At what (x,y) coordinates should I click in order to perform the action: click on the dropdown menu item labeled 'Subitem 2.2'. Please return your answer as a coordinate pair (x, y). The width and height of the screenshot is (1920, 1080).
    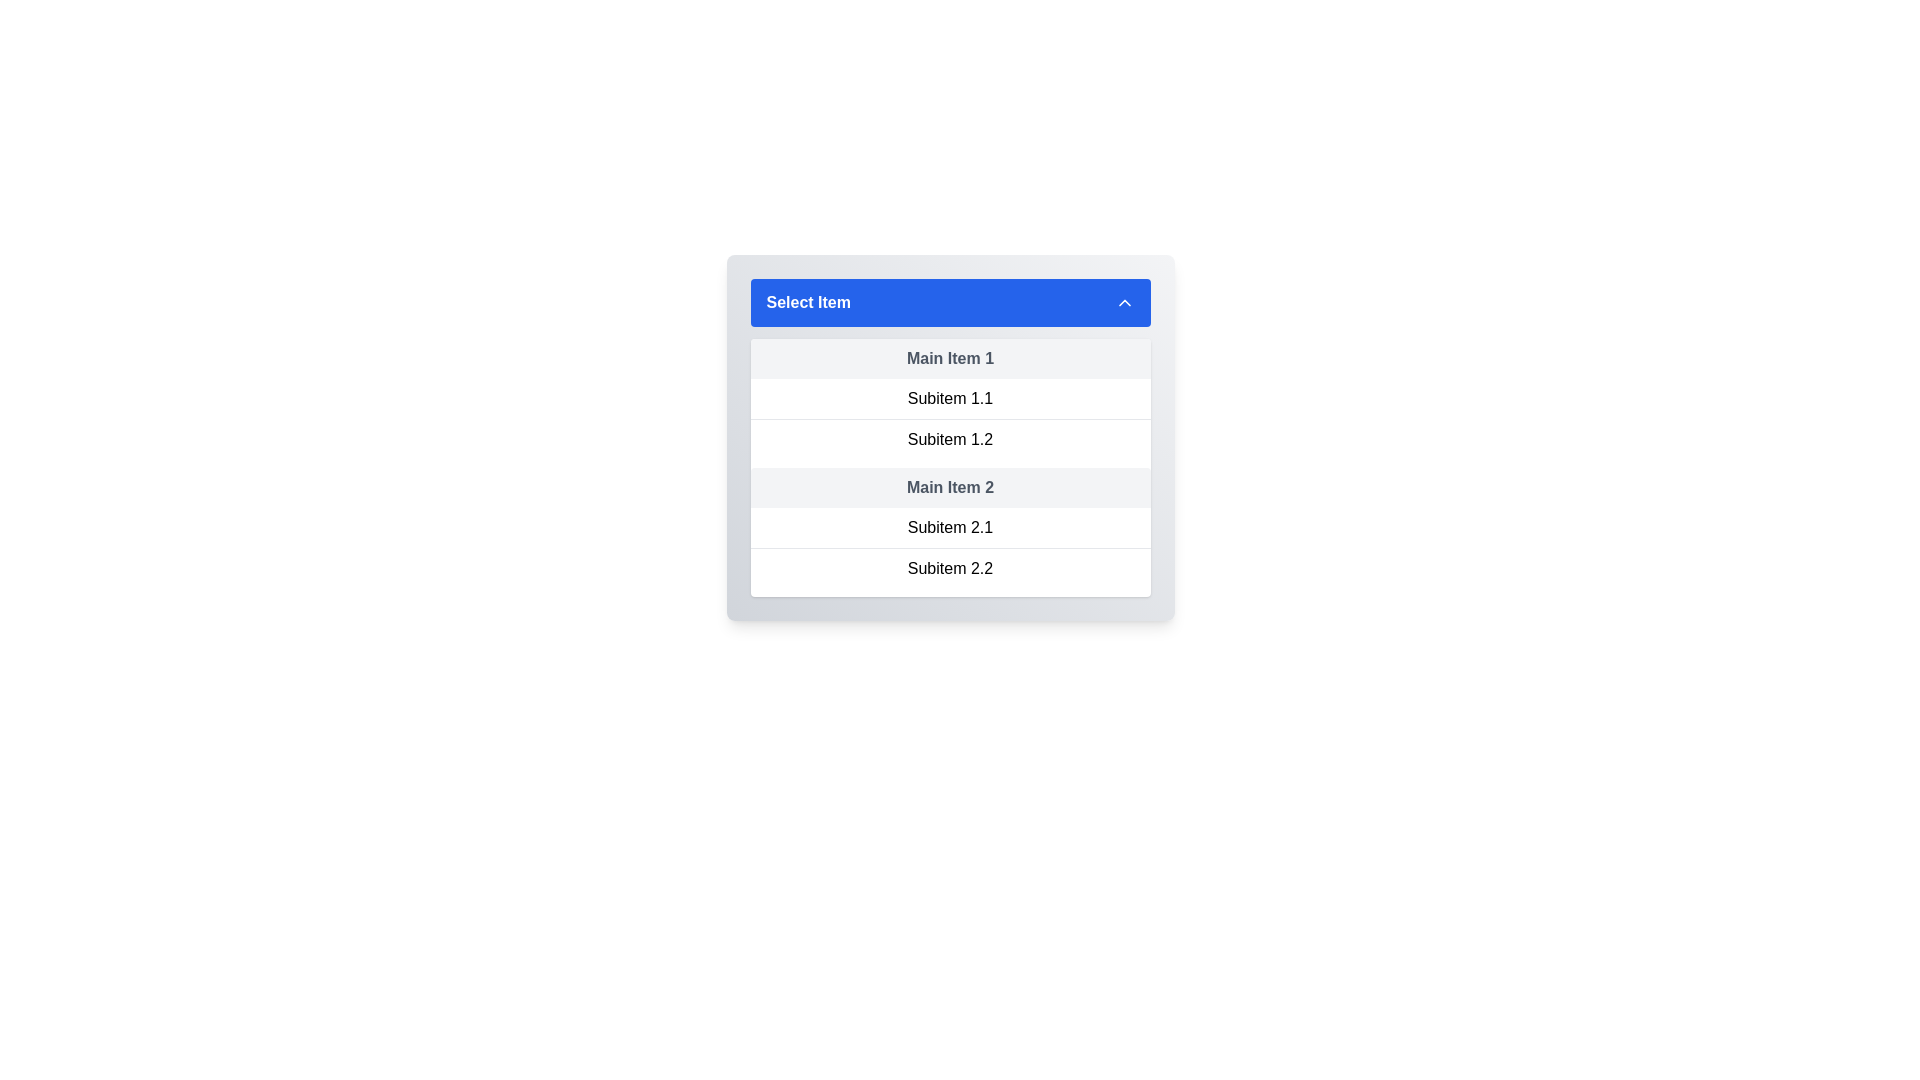
    Looking at the image, I should click on (949, 568).